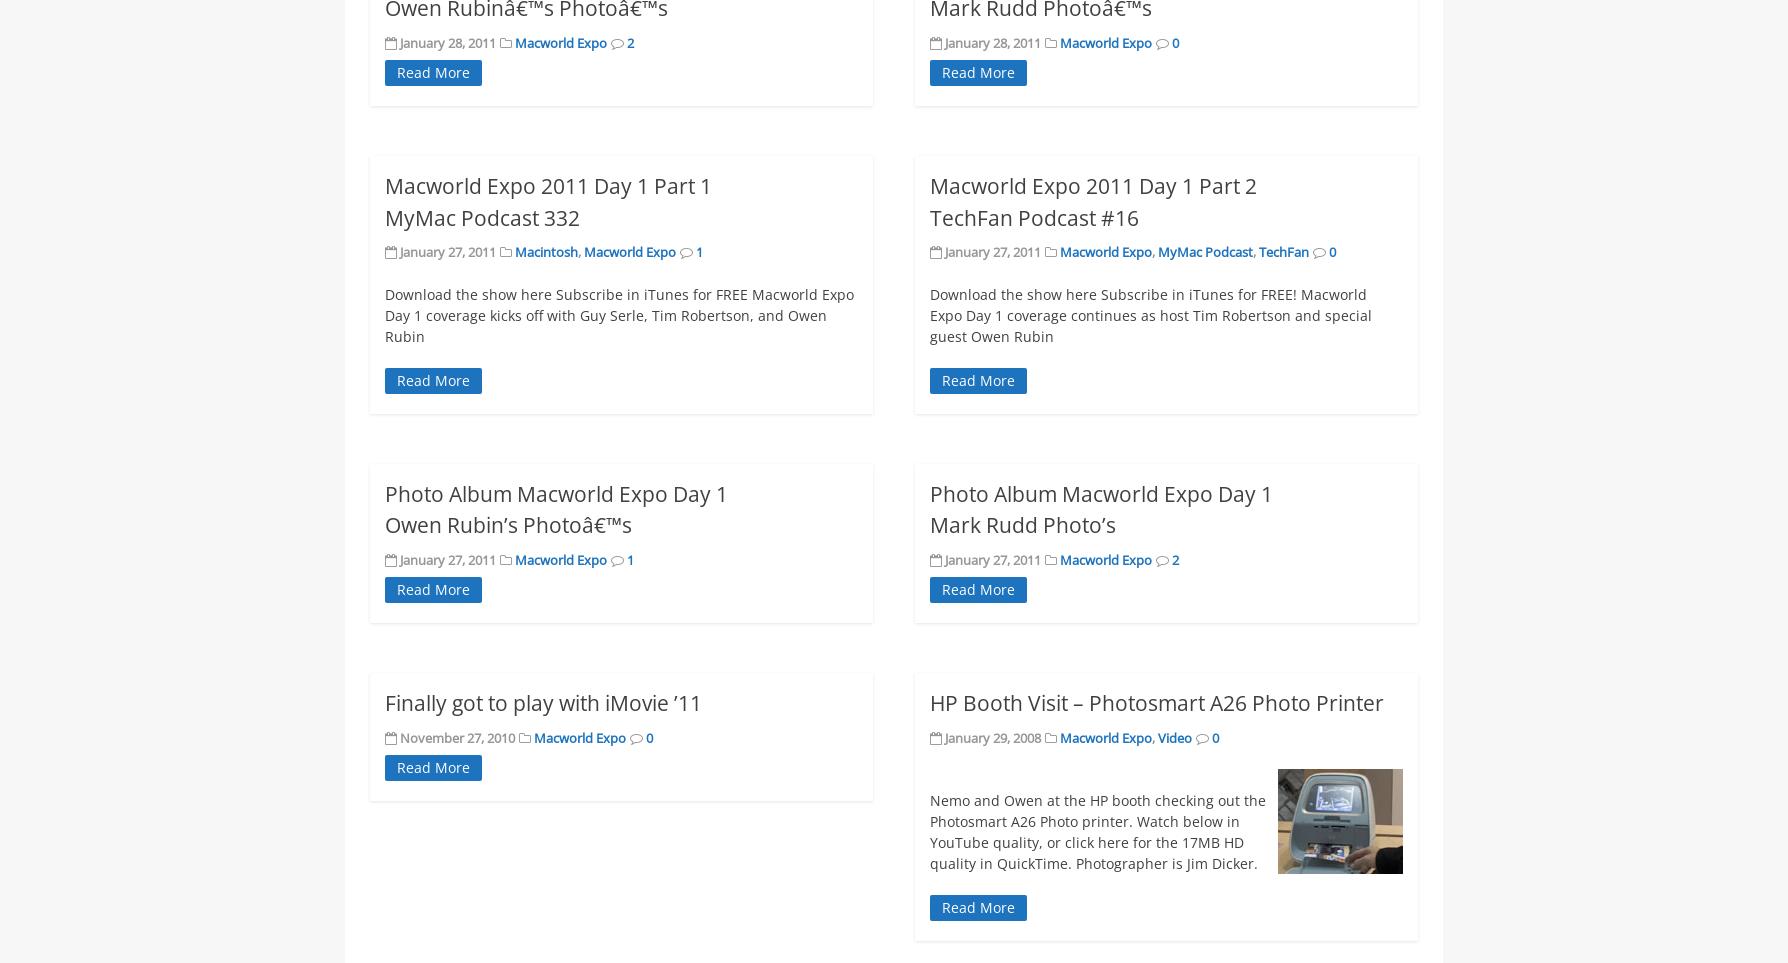  I want to click on 'November 27, 2010', so click(457, 735).